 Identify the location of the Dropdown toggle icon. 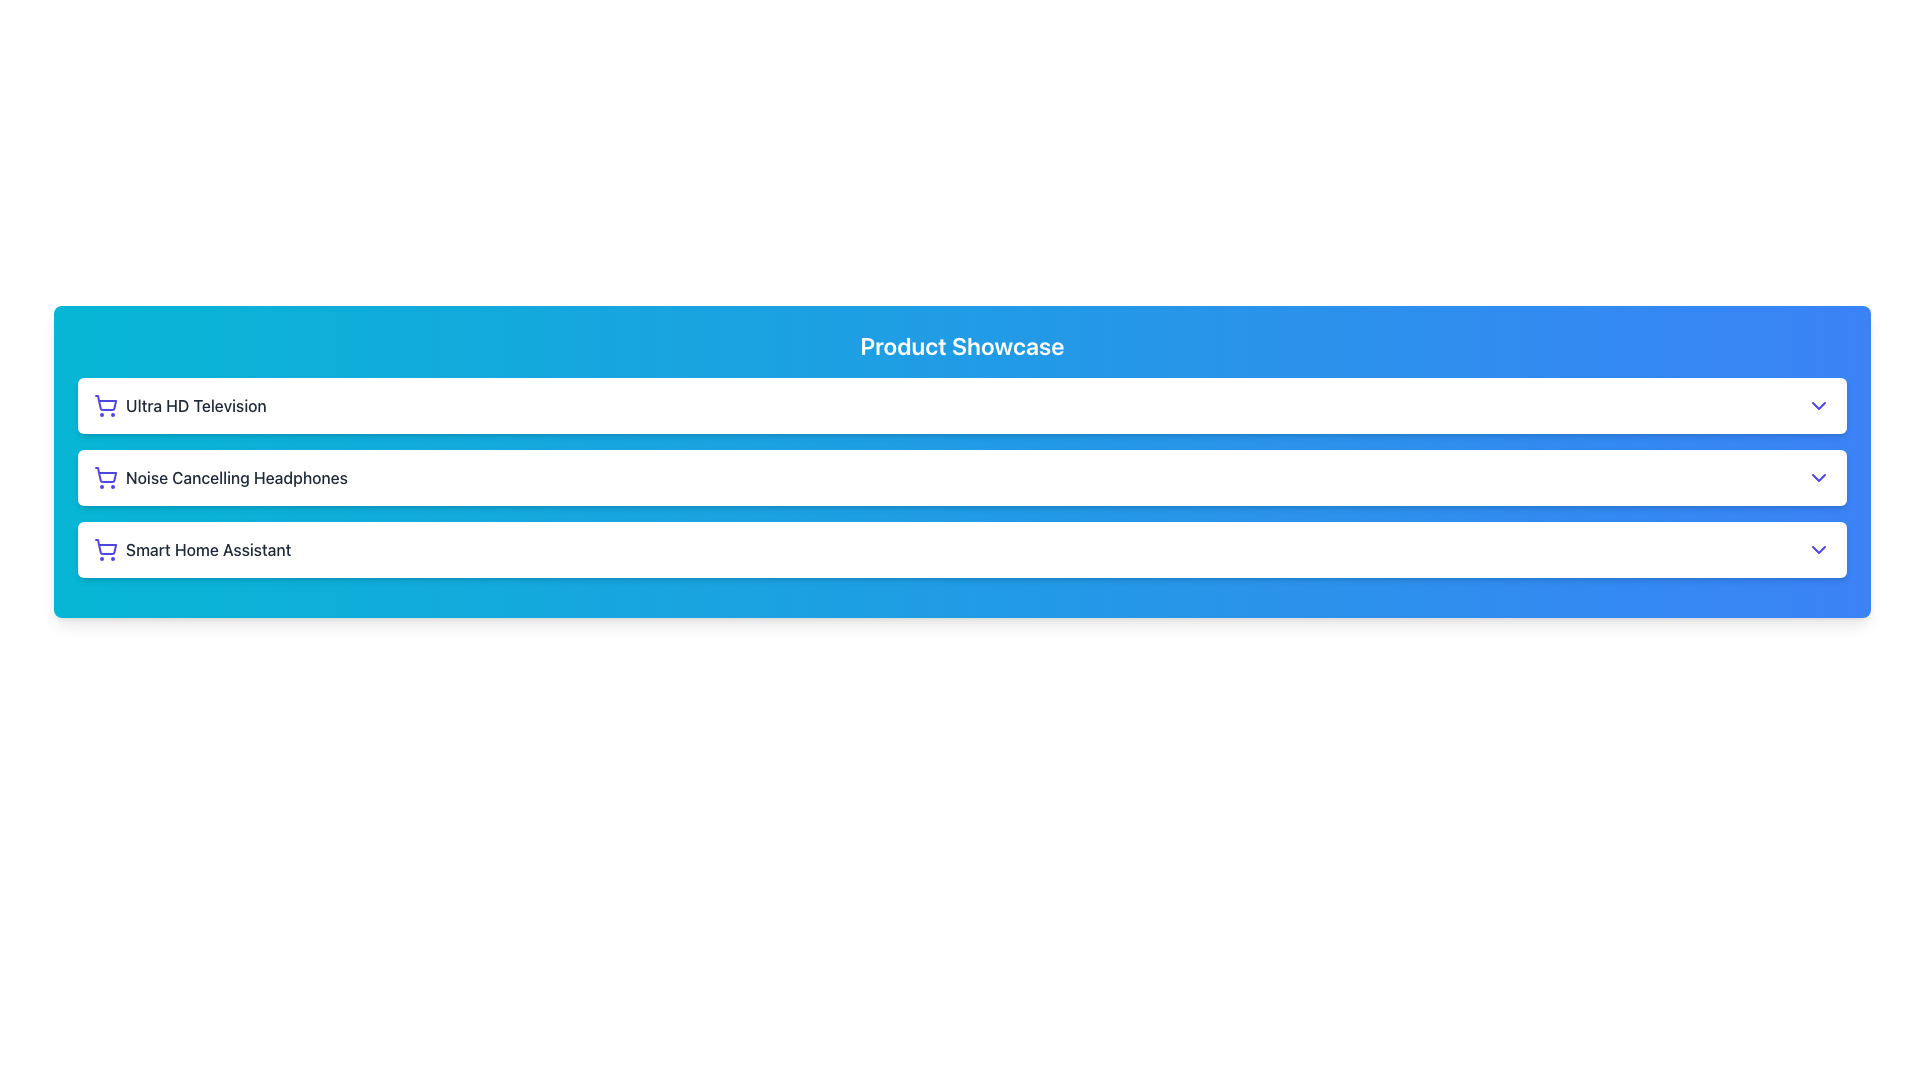
(1819, 405).